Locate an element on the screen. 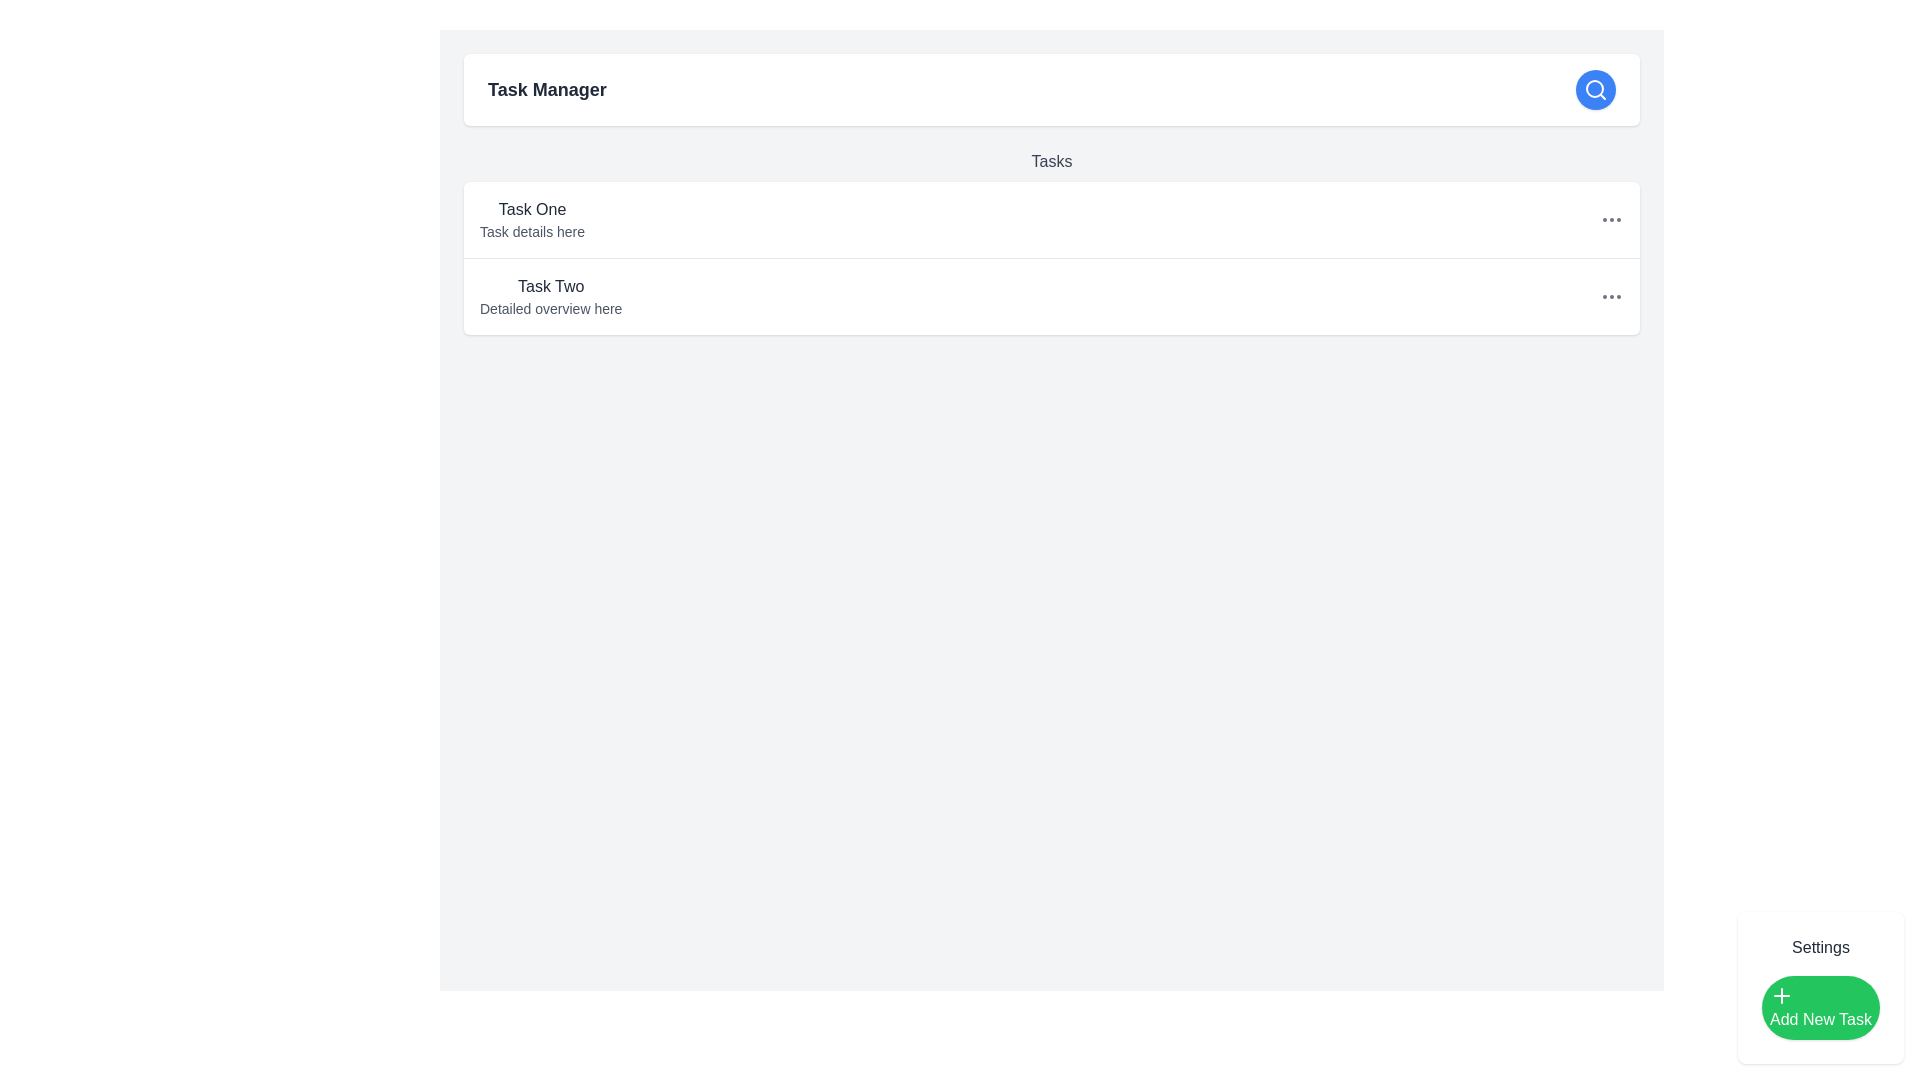 This screenshot has width=1920, height=1080. the blue icon button located in the top-right corner of the header section is located at coordinates (1595, 88).